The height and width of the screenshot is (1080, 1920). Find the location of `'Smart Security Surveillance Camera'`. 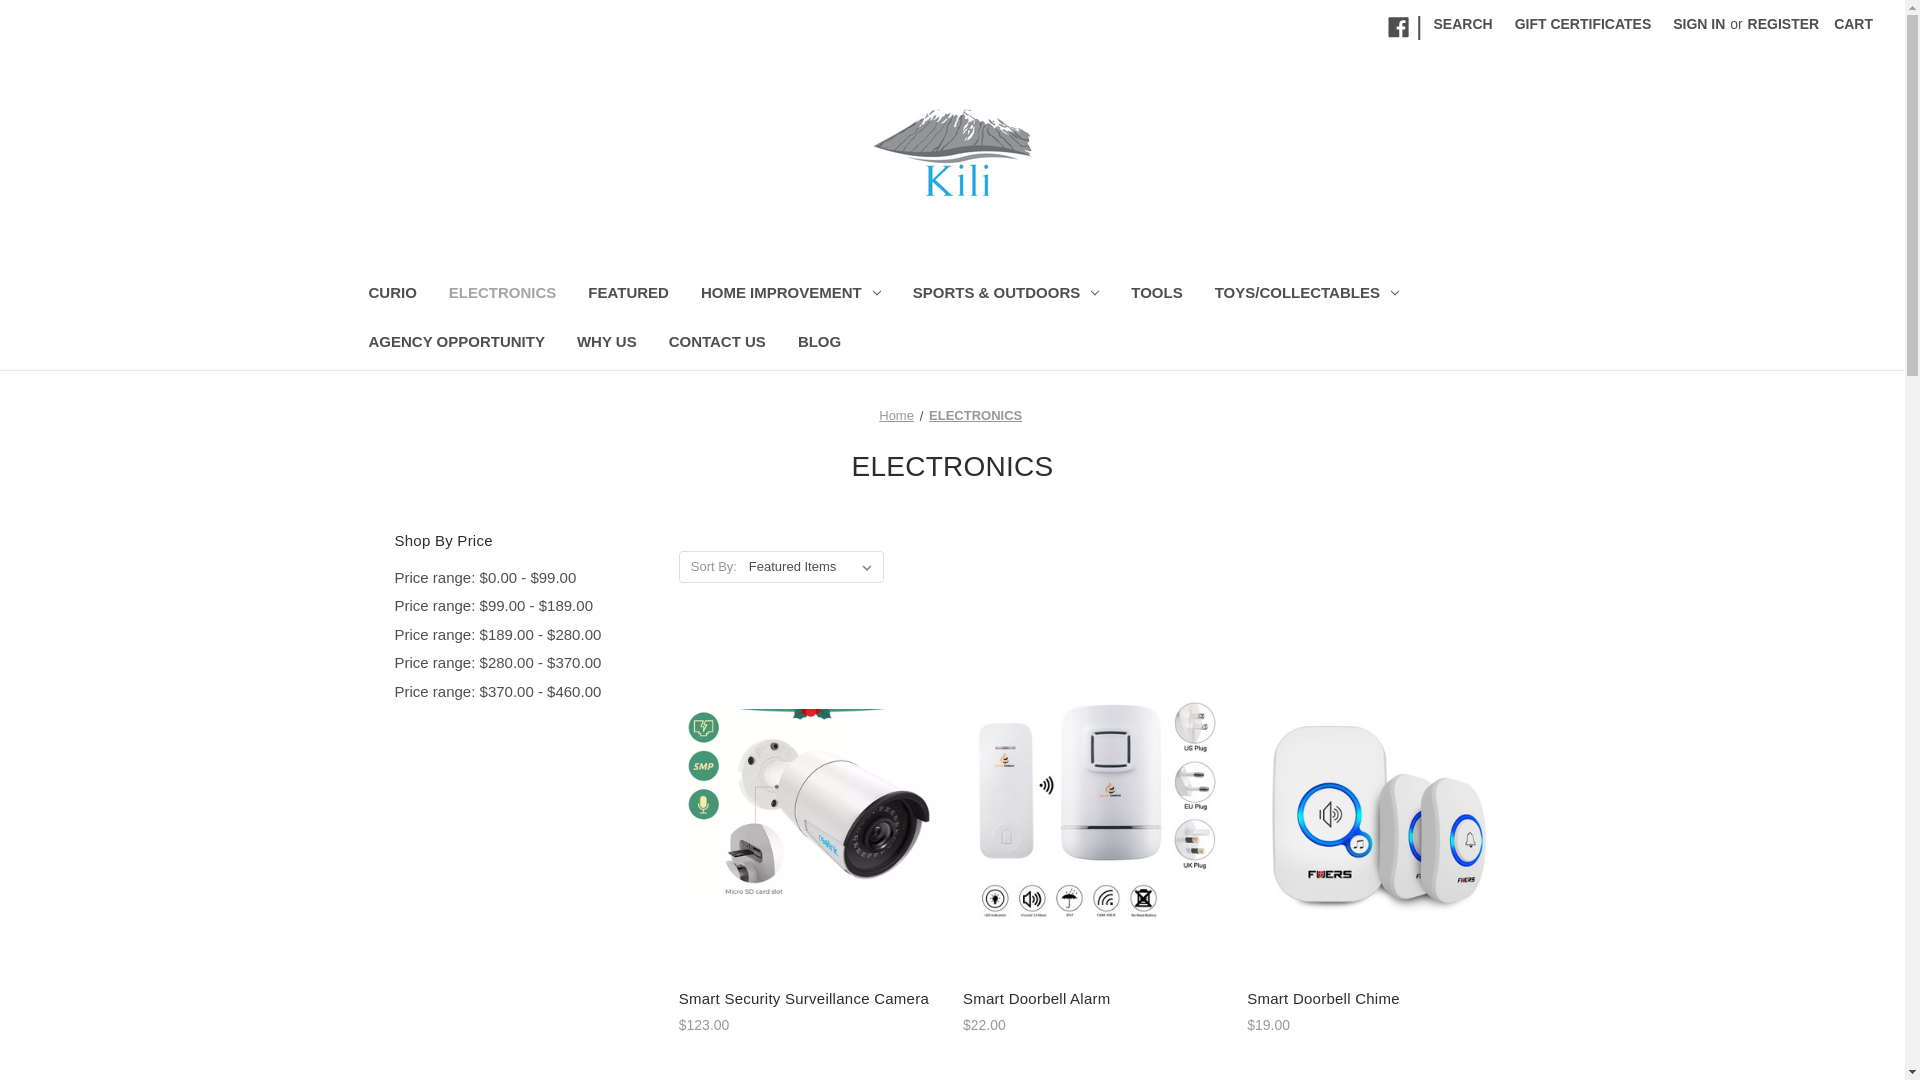

'Smart Security Surveillance Camera' is located at coordinates (810, 999).